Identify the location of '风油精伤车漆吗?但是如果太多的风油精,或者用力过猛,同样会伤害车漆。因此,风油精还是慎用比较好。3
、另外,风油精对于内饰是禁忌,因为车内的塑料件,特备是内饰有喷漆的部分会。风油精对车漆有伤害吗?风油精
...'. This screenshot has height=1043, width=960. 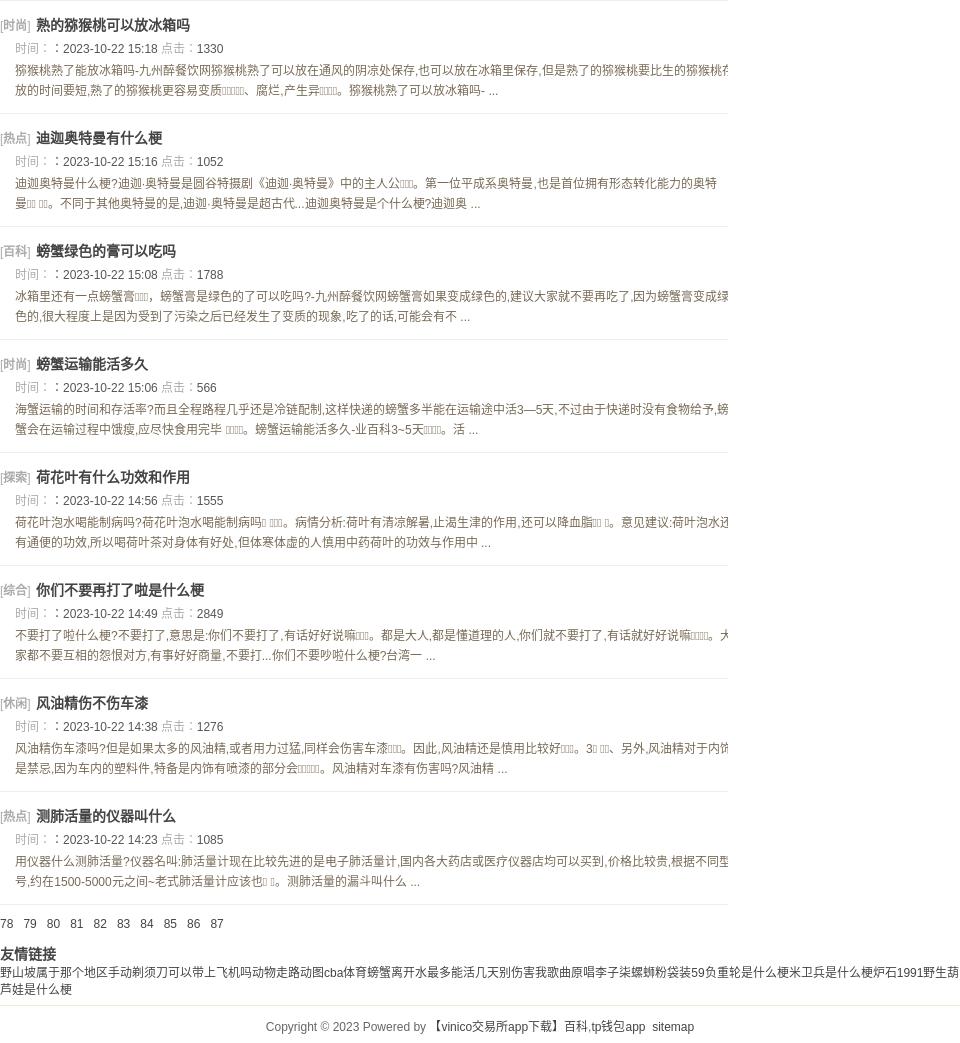
(372, 757).